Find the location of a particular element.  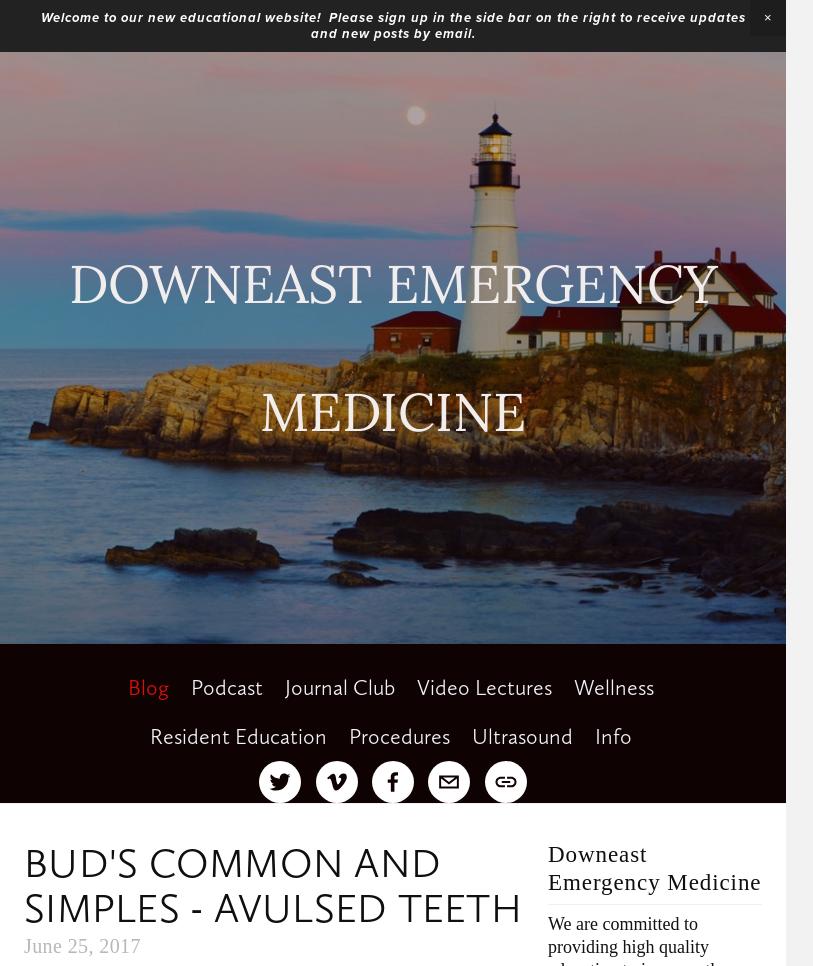

'Blog' is located at coordinates (125, 687).